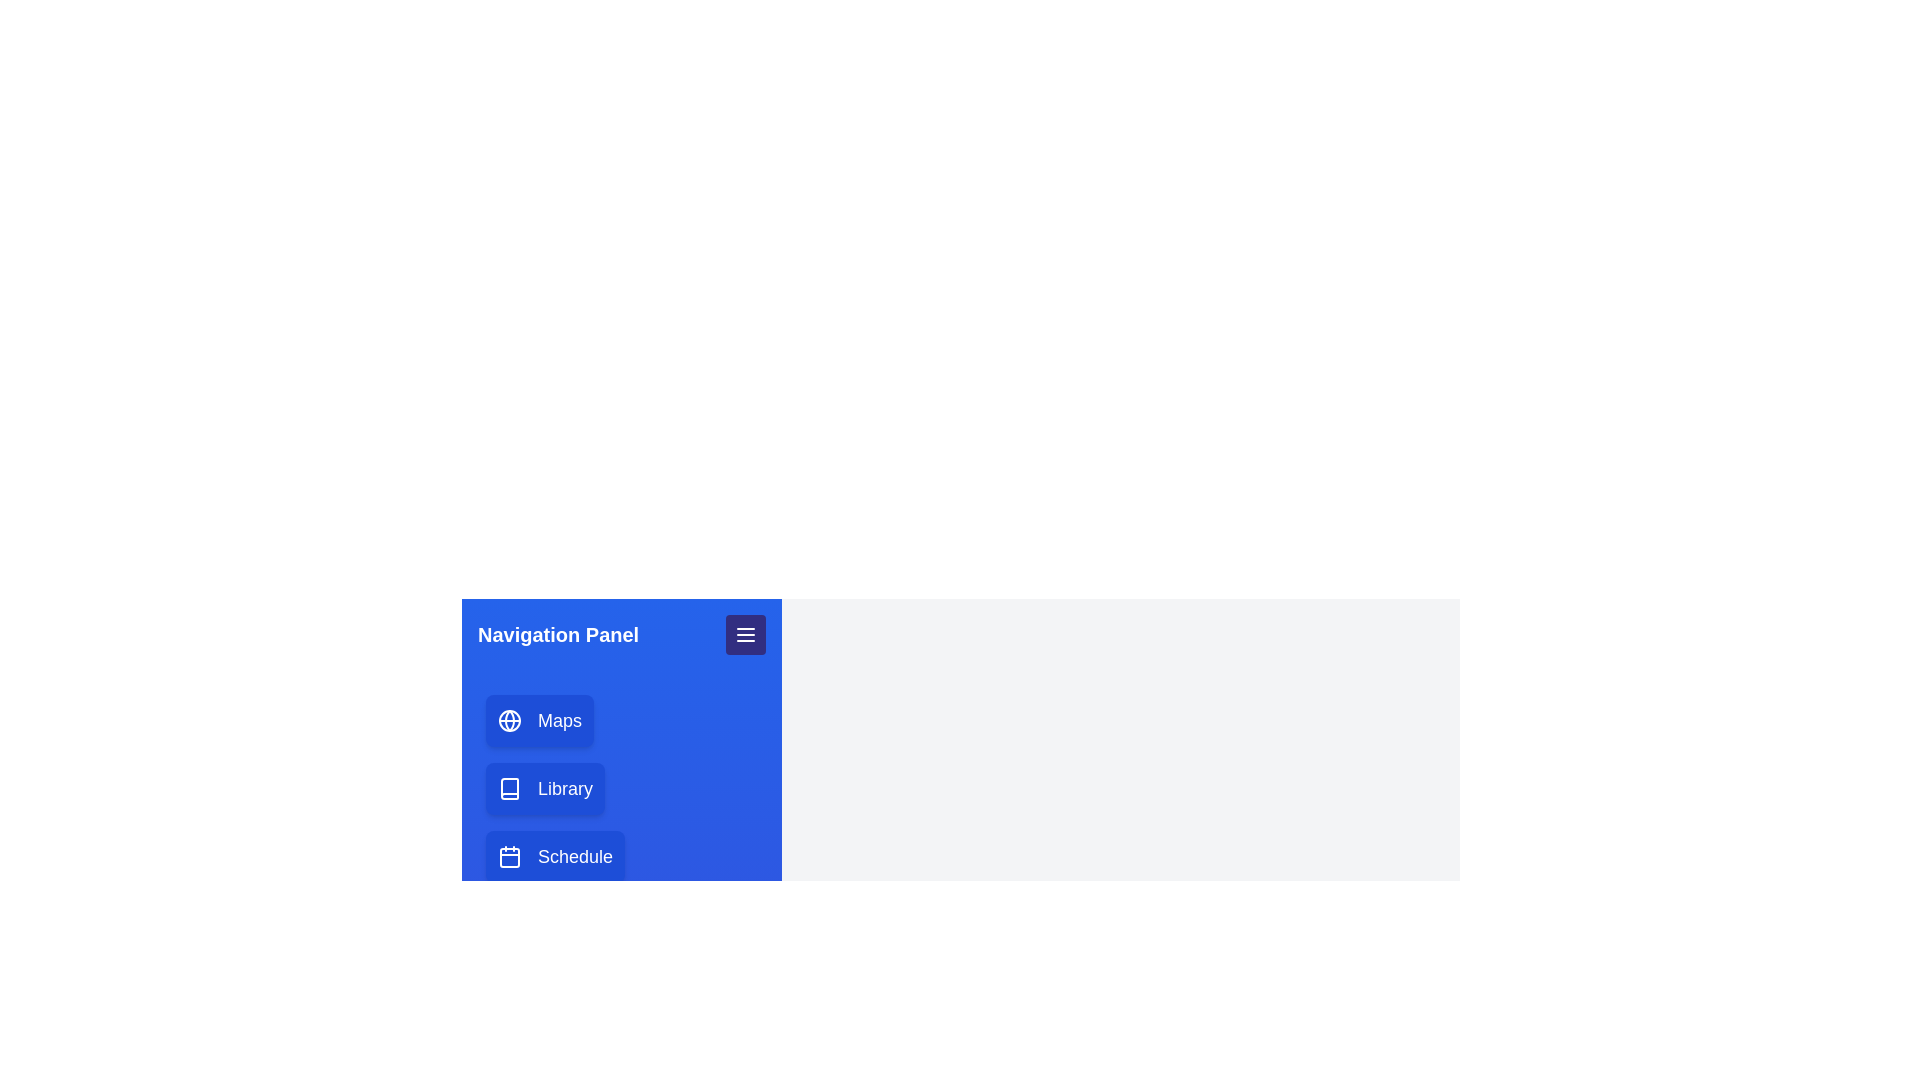 This screenshot has width=1920, height=1080. I want to click on the button corresponding to the category Maps, so click(539, 721).